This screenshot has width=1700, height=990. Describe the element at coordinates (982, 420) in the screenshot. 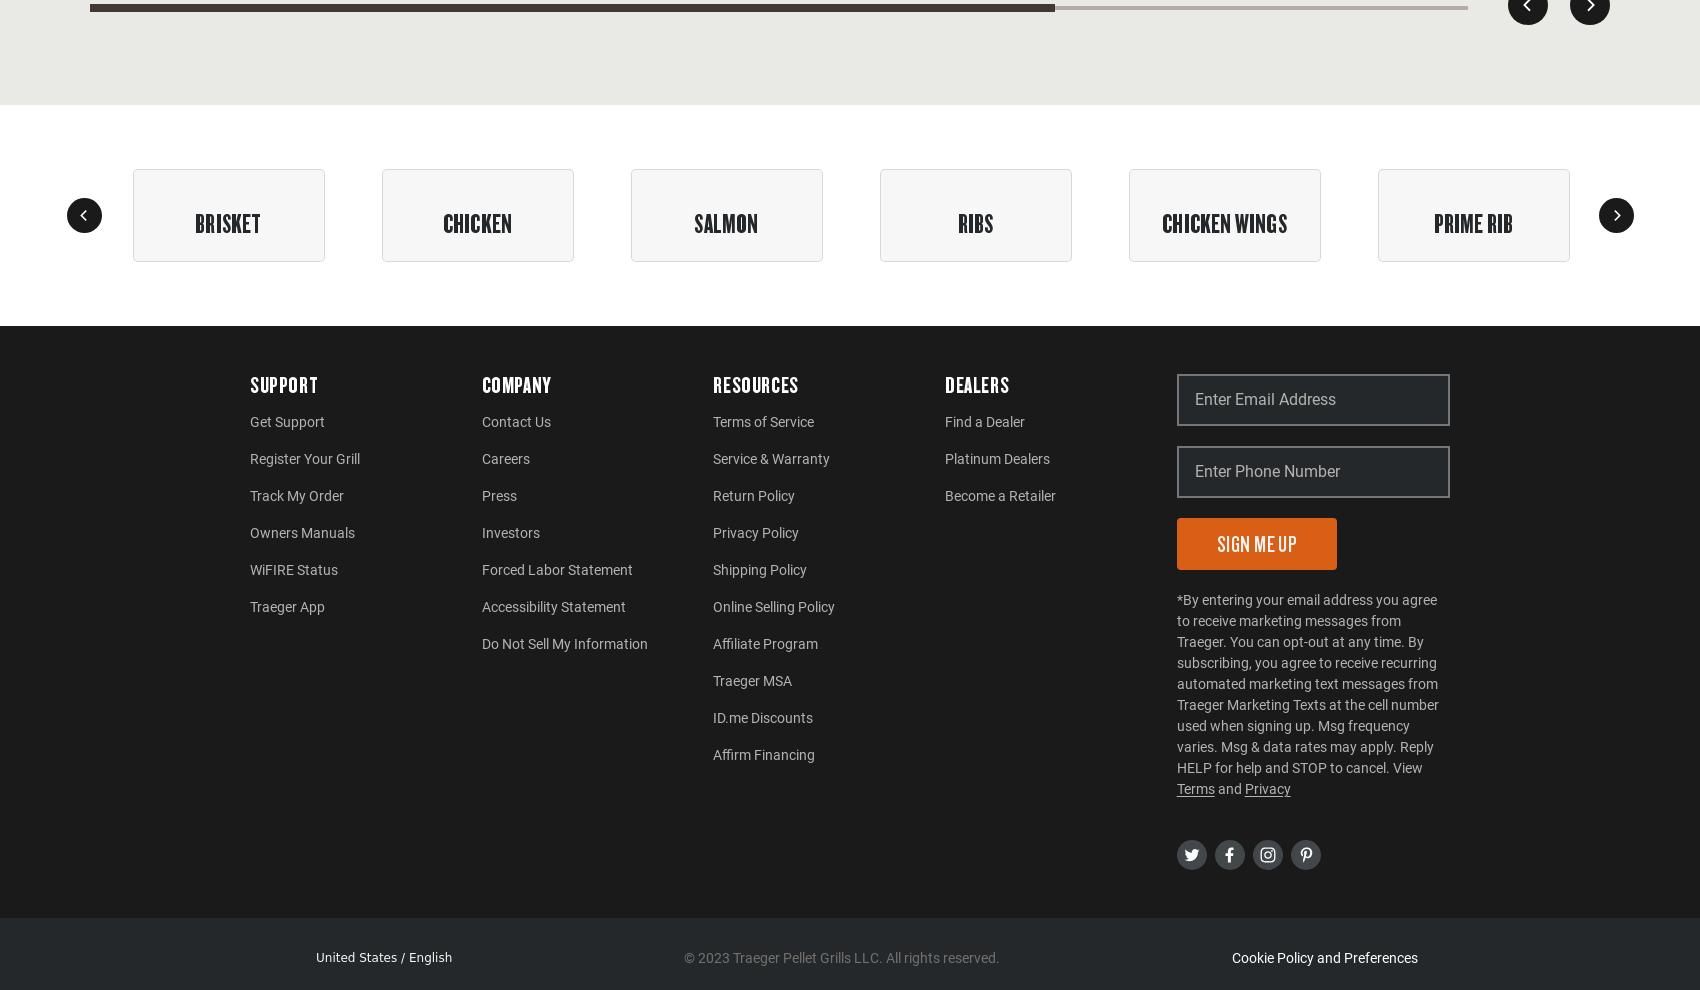

I see `'Find a Dealer'` at that location.